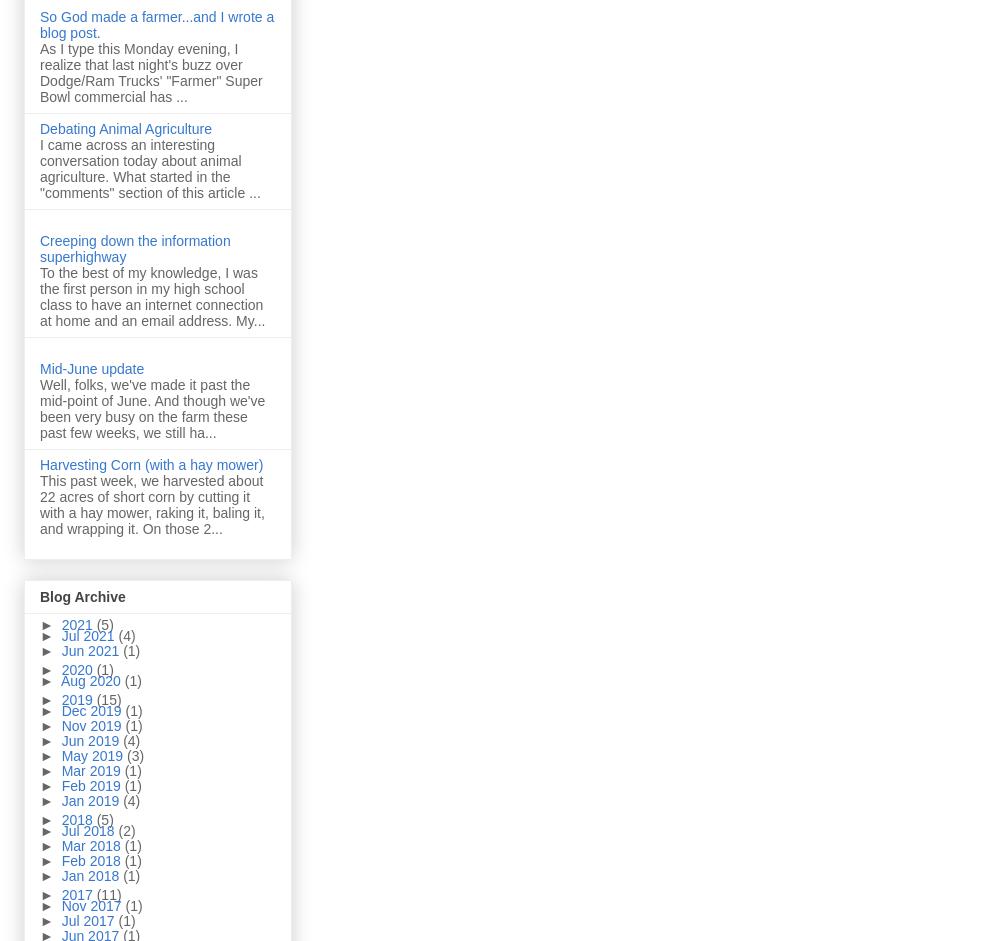  What do you see at coordinates (93, 754) in the screenshot?
I see `'May 2019'` at bounding box center [93, 754].